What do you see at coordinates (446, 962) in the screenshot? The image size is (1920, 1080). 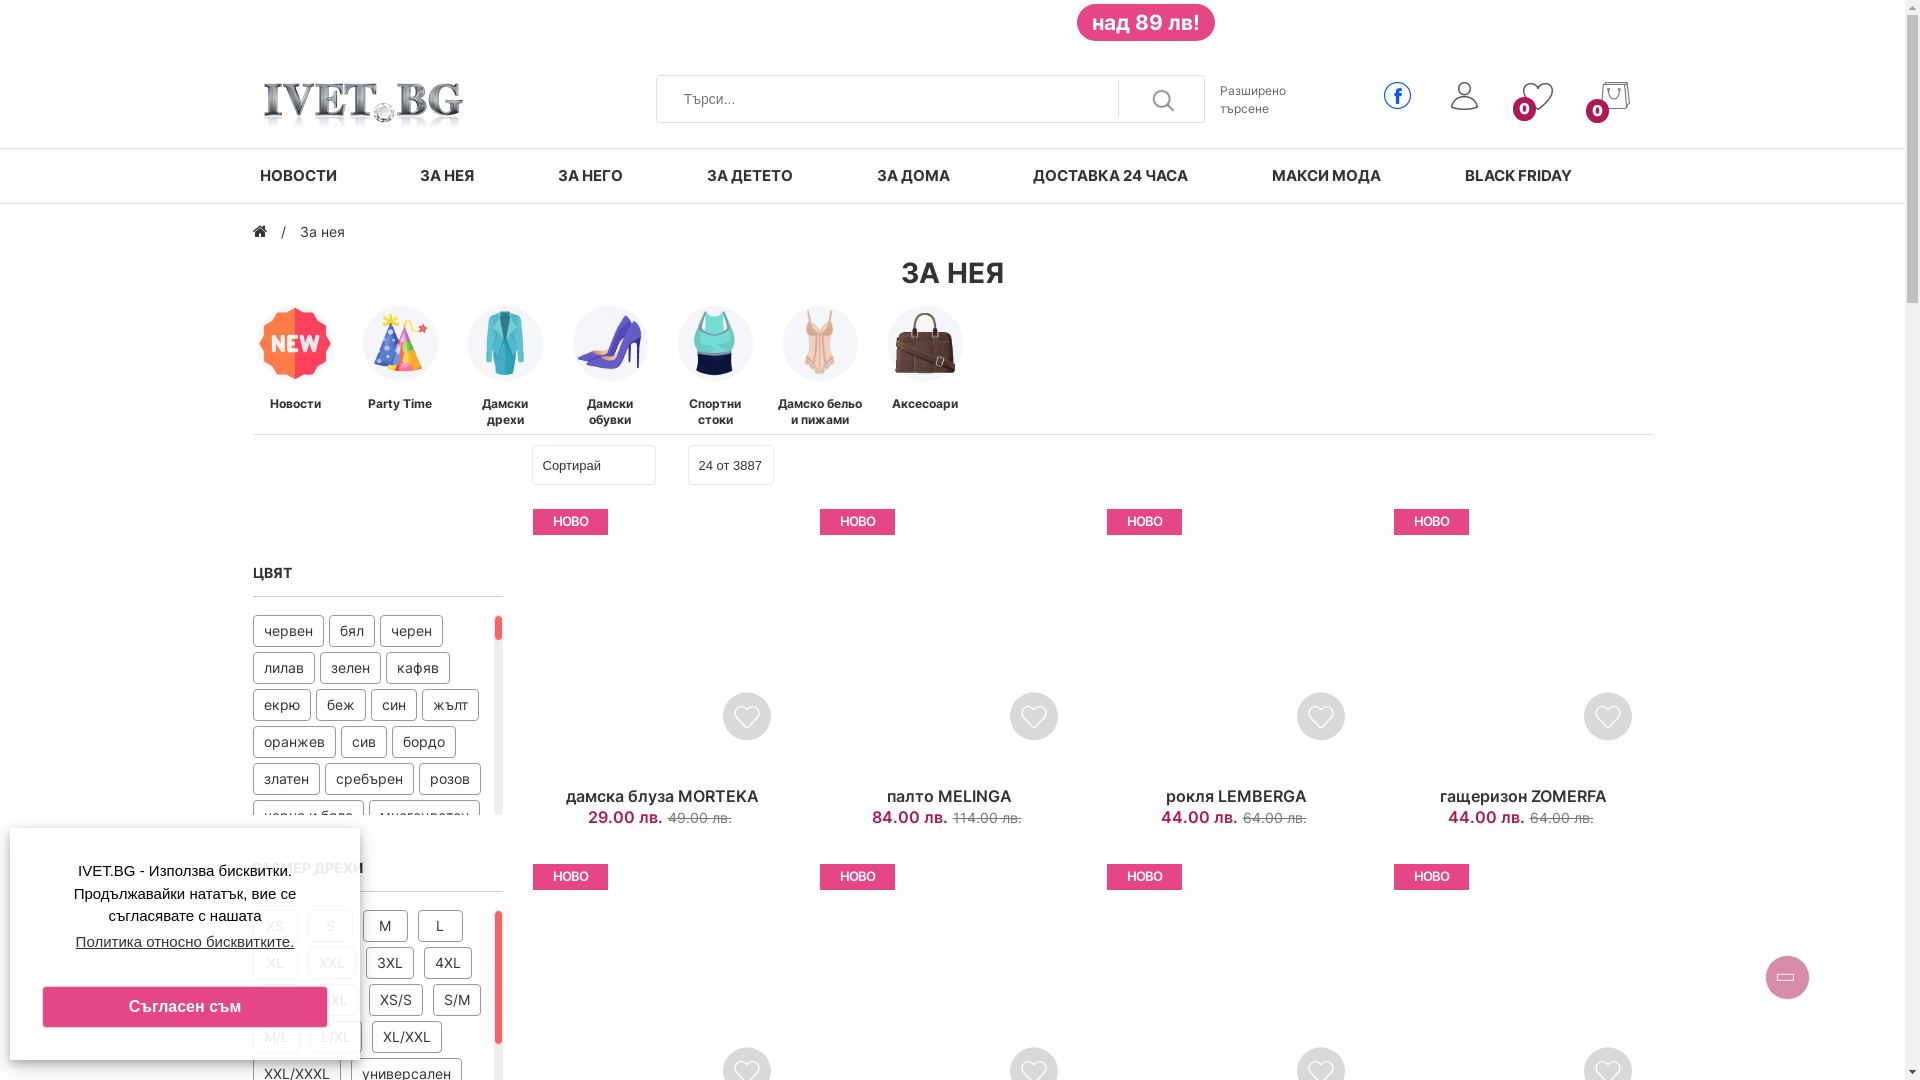 I see `'4XL'` at bounding box center [446, 962].